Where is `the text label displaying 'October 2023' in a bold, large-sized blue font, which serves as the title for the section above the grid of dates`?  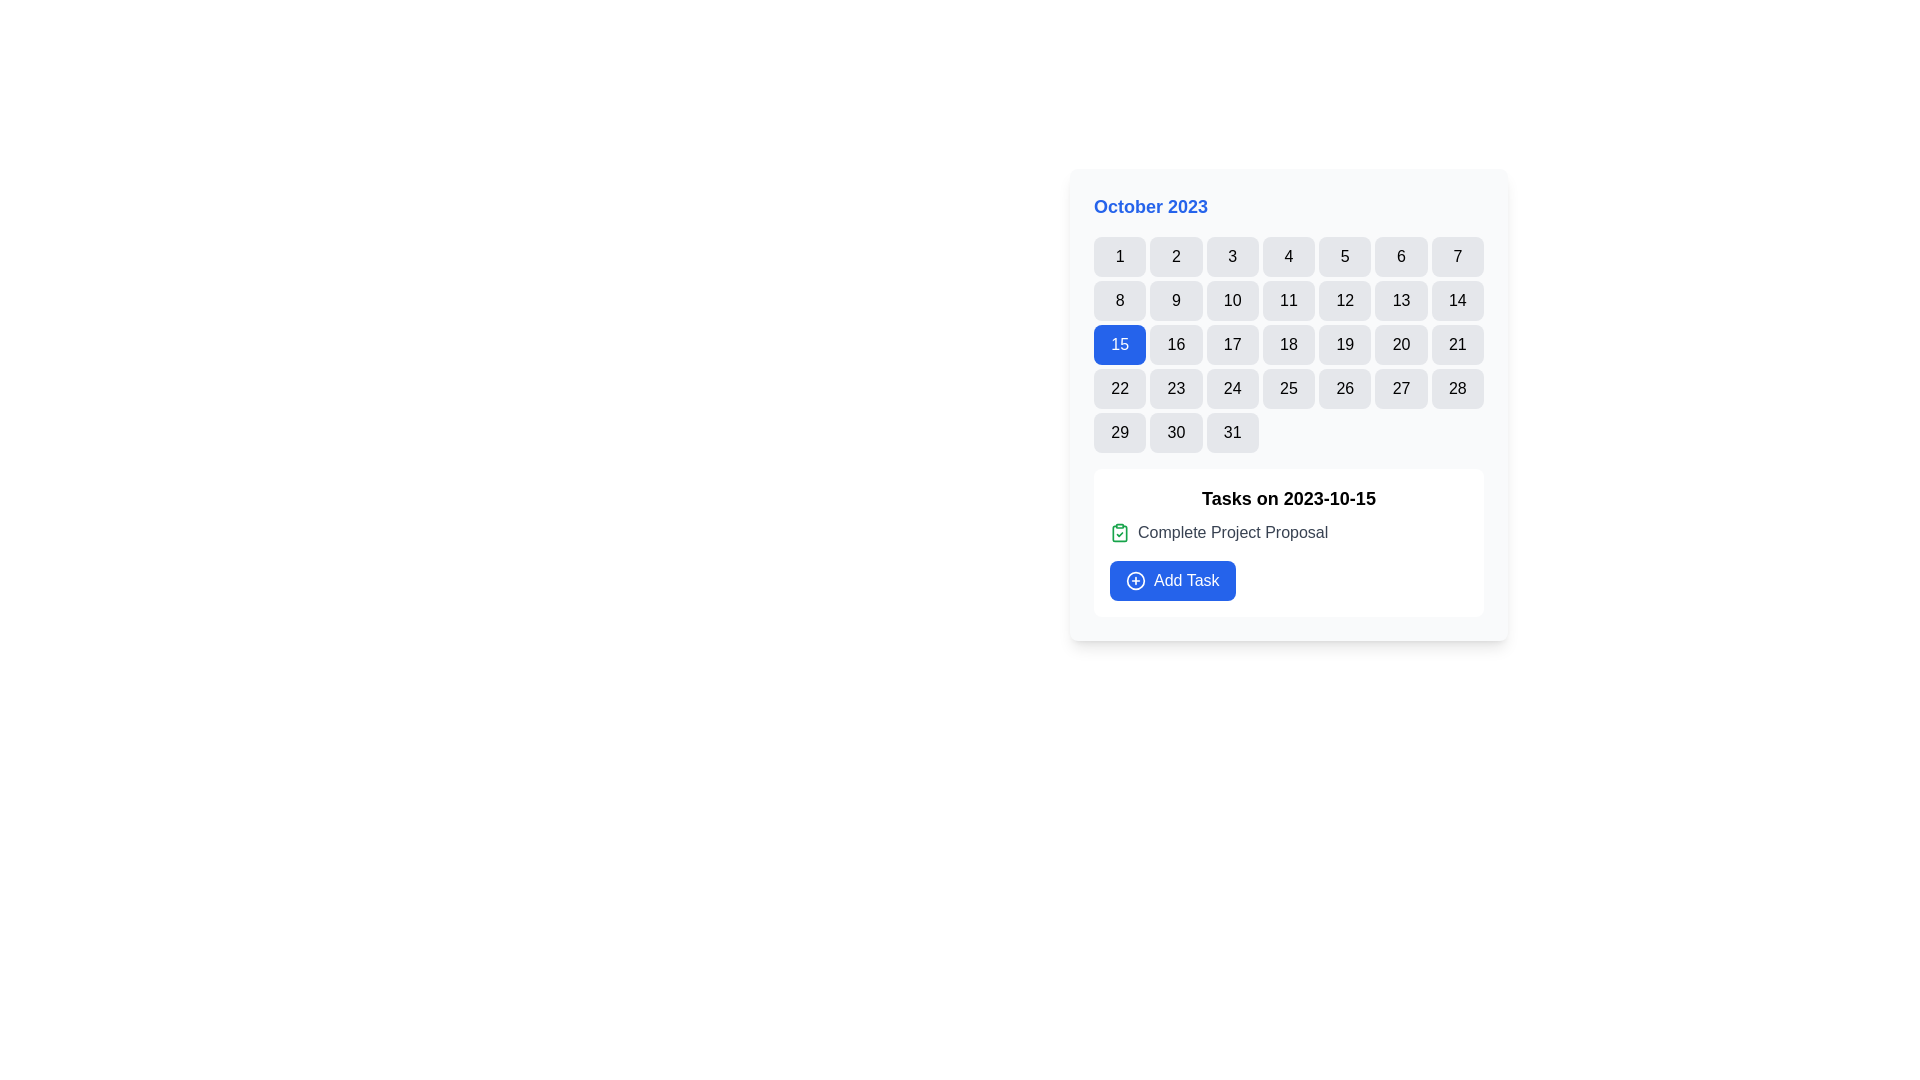
the text label displaying 'October 2023' in a bold, large-sized blue font, which serves as the title for the section above the grid of dates is located at coordinates (1151, 207).